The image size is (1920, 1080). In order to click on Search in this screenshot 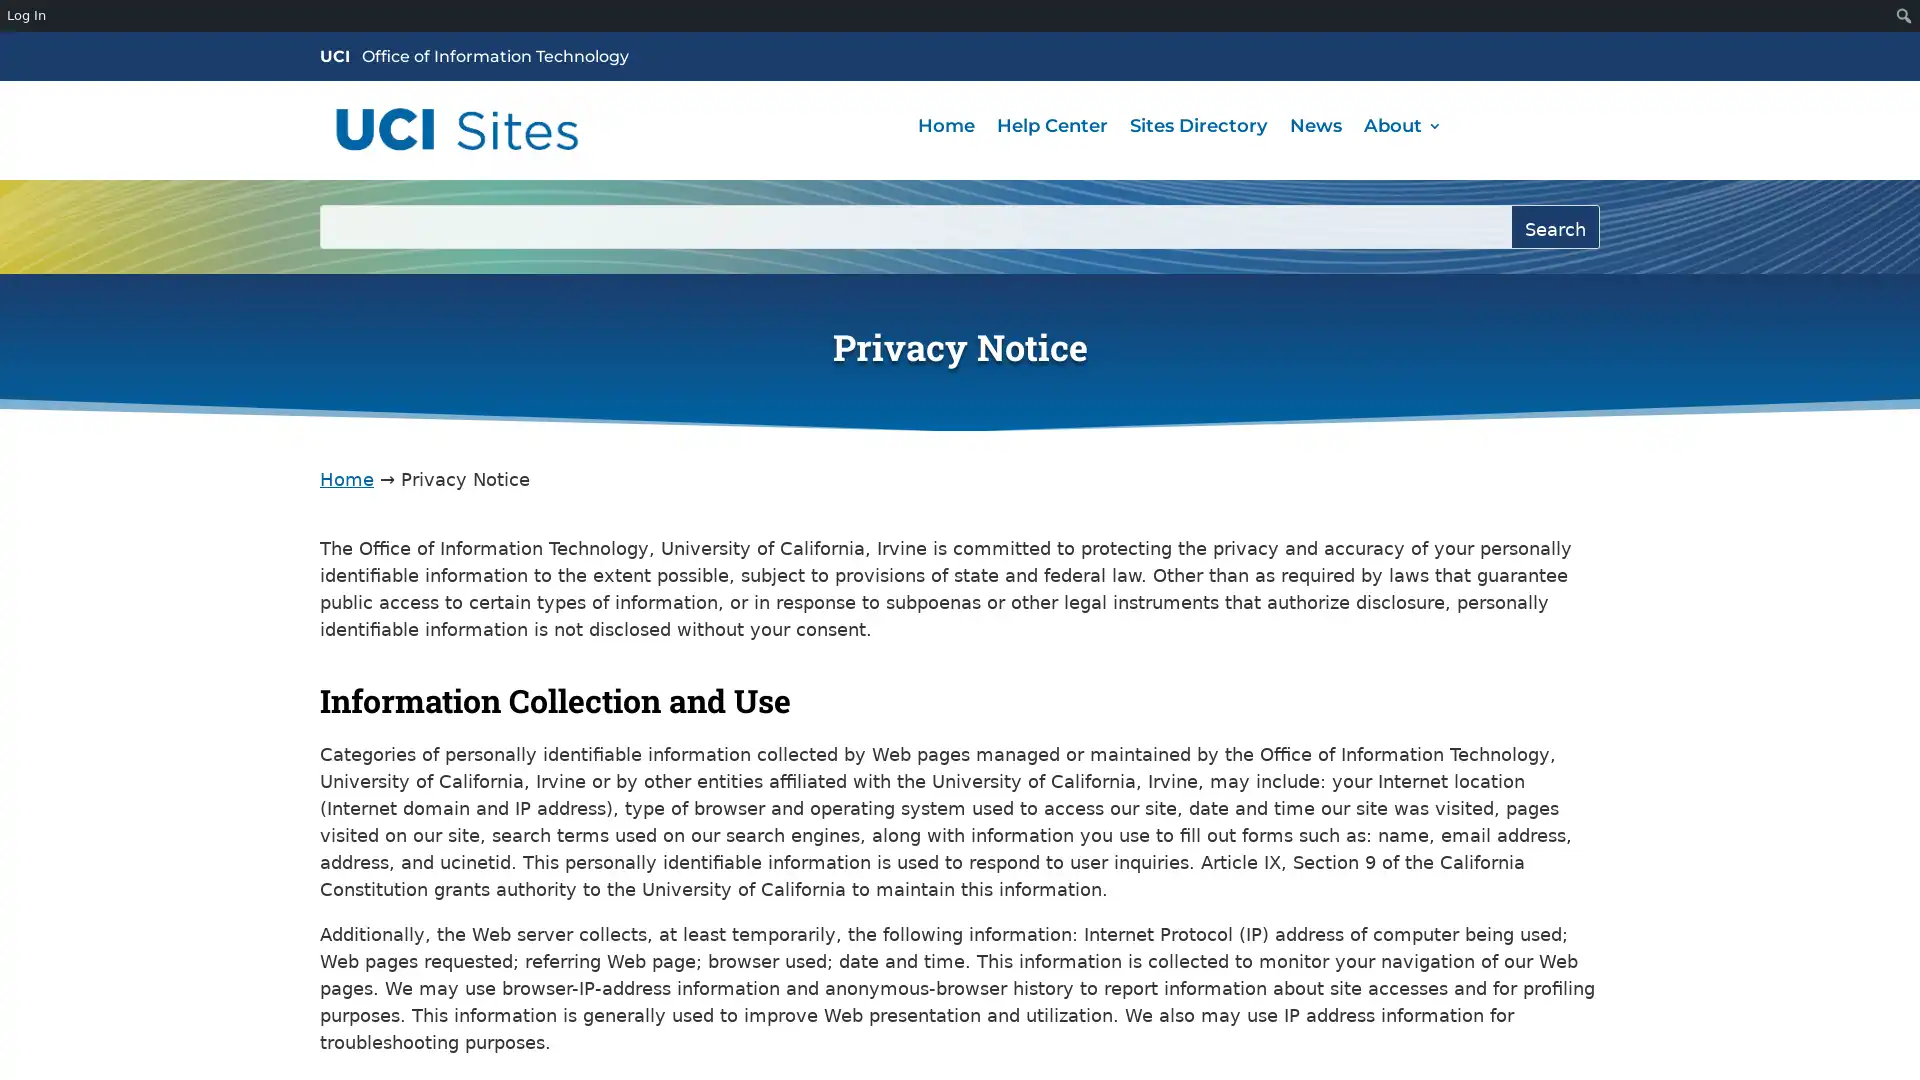, I will do `click(1554, 225)`.